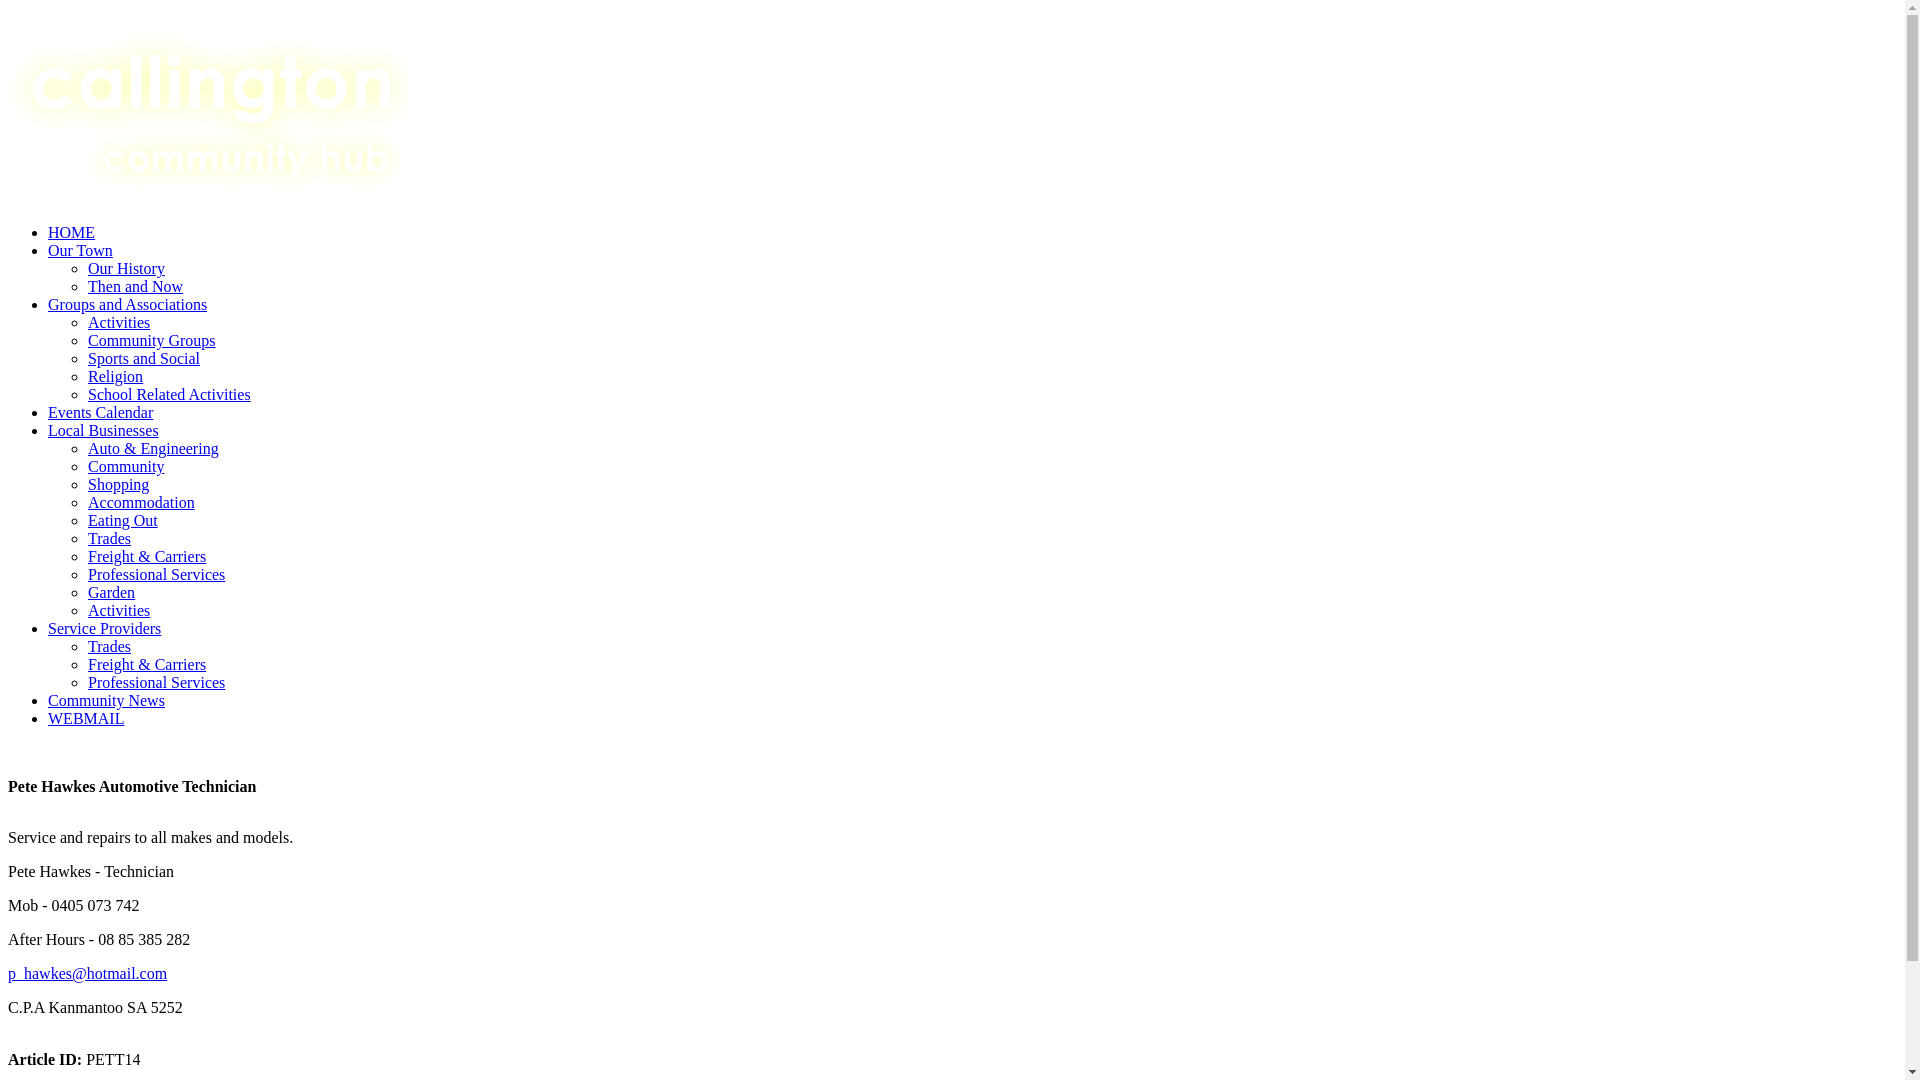  What do you see at coordinates (86, 357) in the screenshot?
I see `'Sports and Social'` at bounding box center [86, 357].